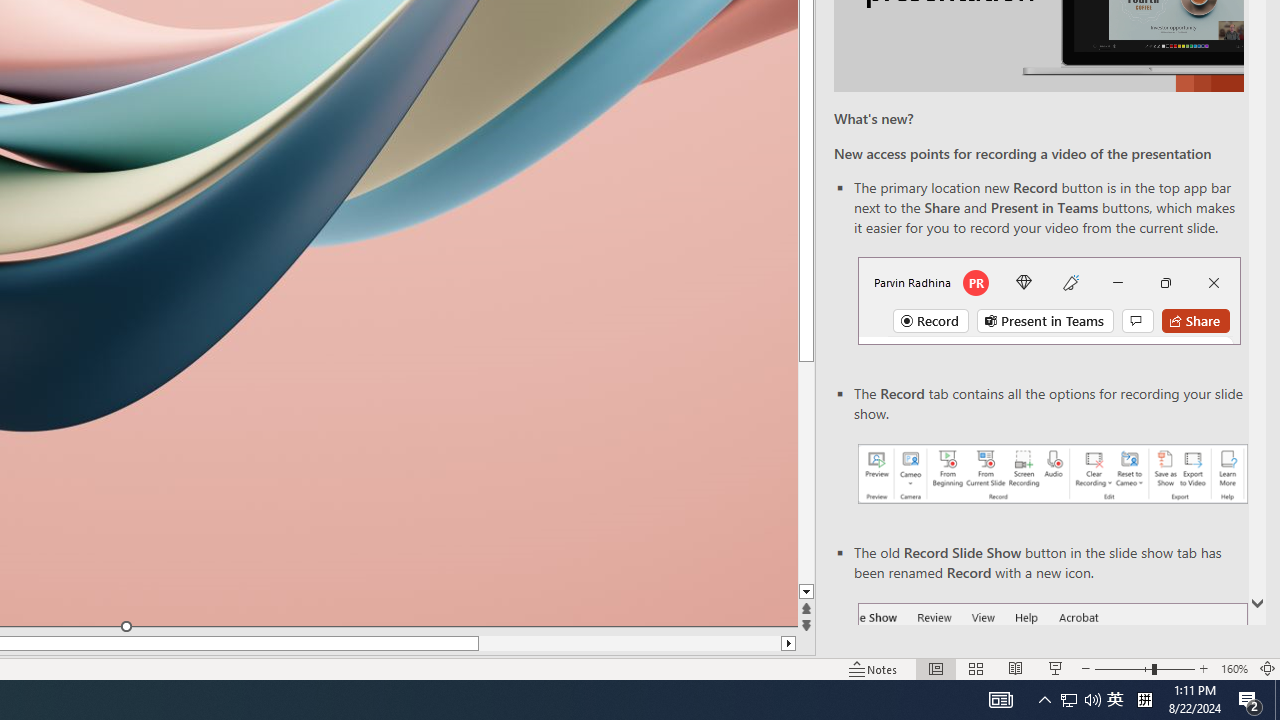 This screenshot has width=1280, height=720. Describe the element at coordinates (1266, 669) in the screenshot. I see `'Zoom to Fit '` at that location.